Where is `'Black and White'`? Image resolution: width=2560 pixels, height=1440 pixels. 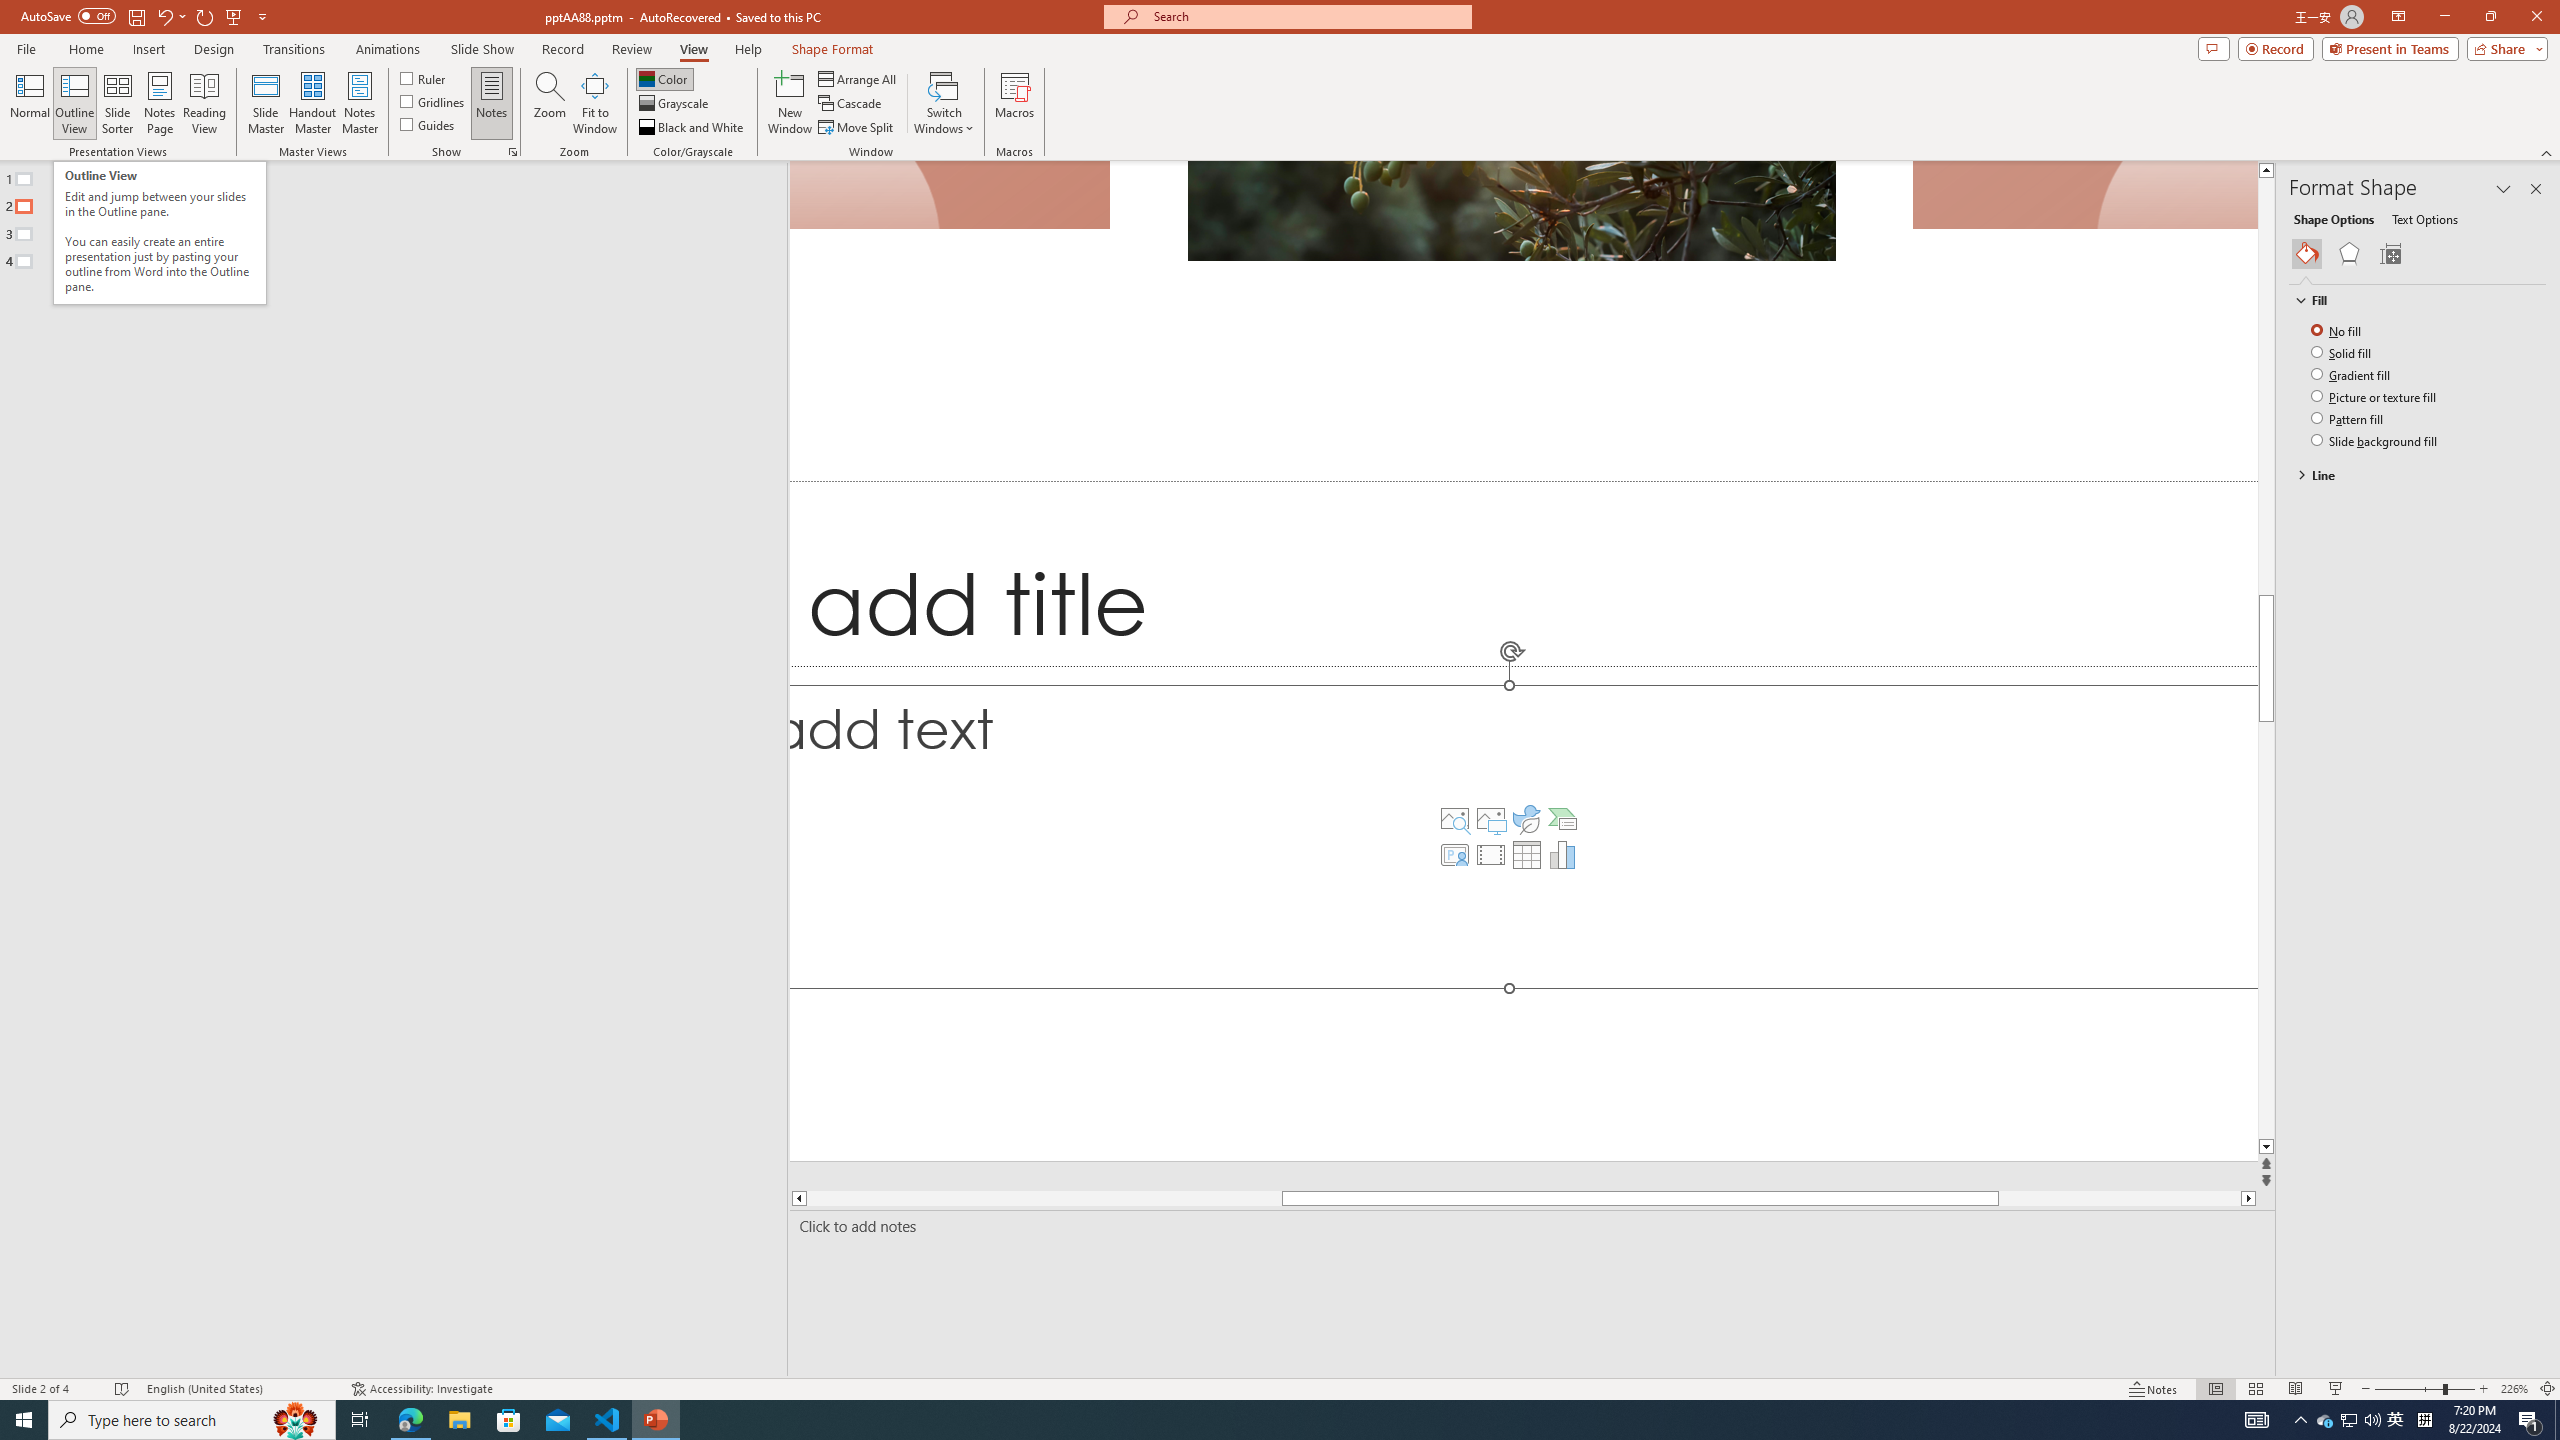 'Black and White' is located at coordinates (692, 127).